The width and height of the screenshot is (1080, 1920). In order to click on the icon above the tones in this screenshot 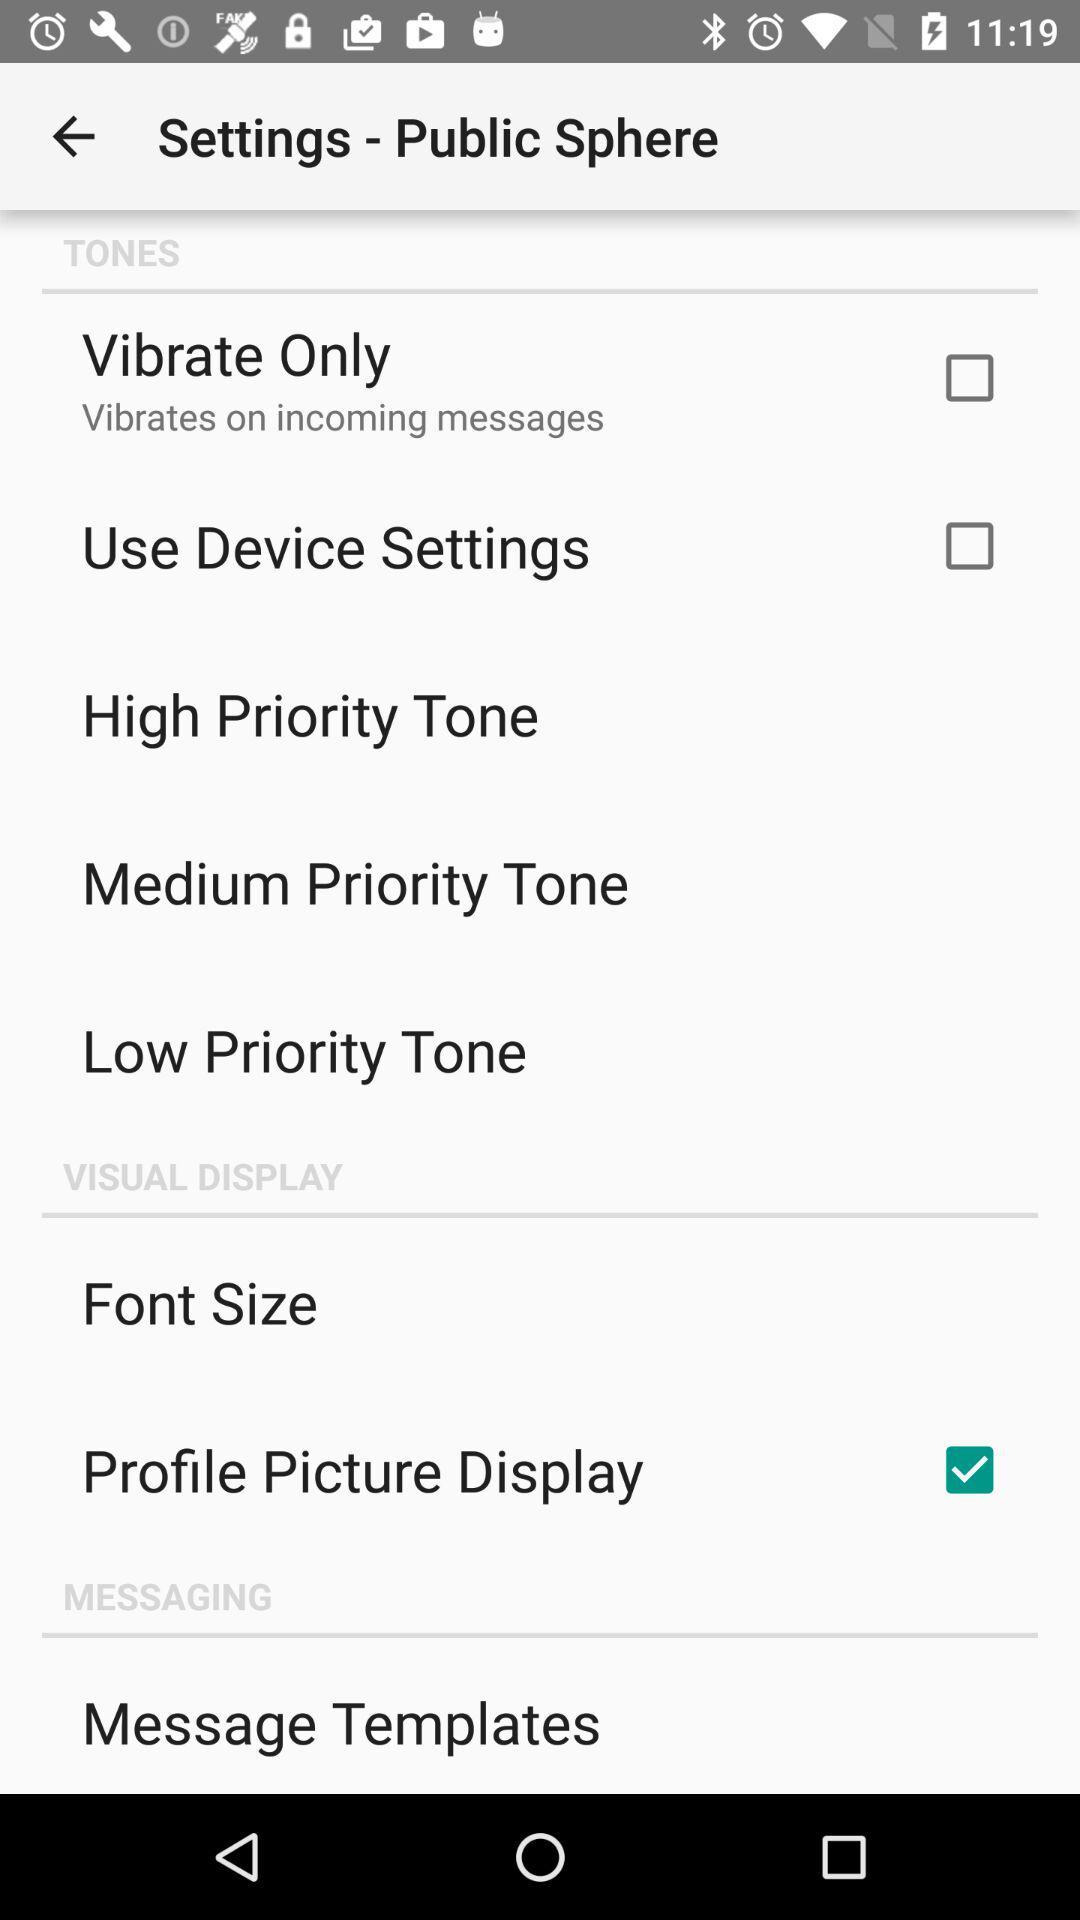, I will do `click(72, 135)`.